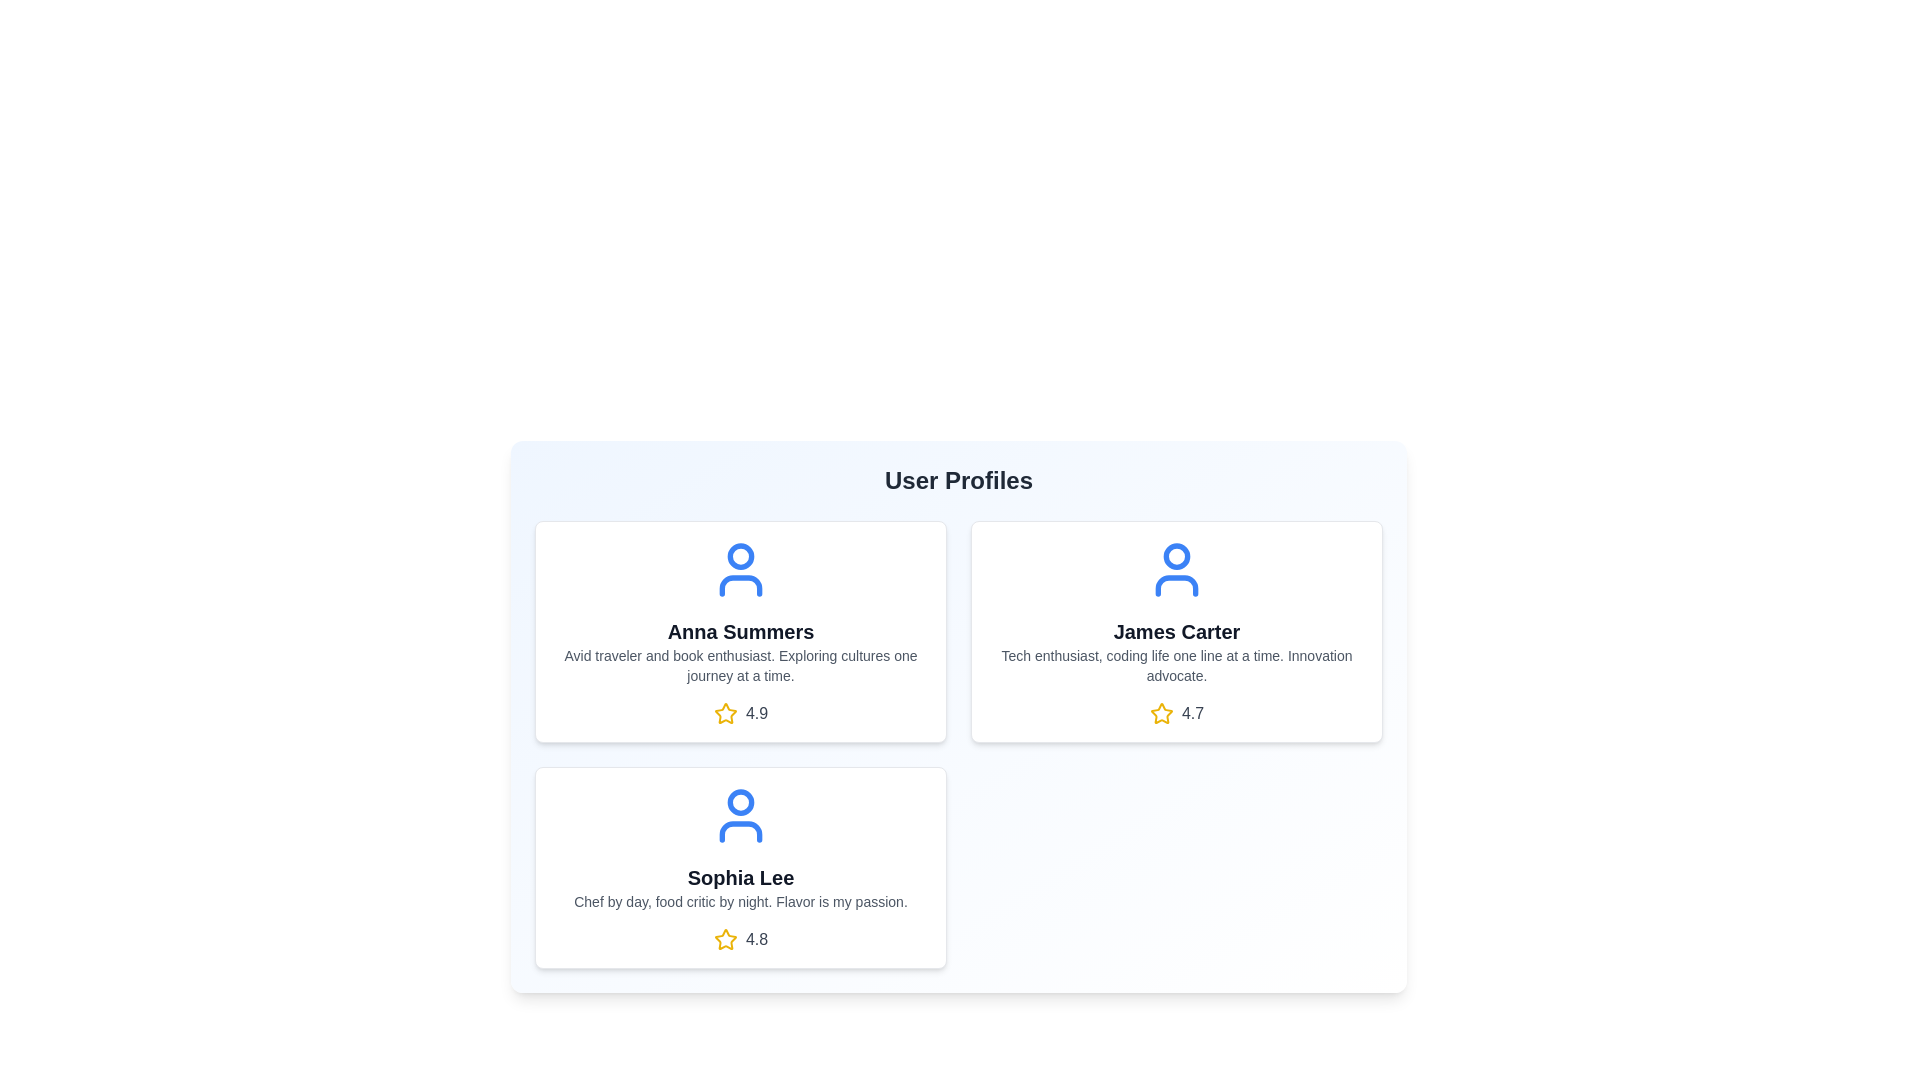  Describe the element at coordinates (739, 666) in the screenshot. I see `the bio text of the user card for Anna Summers` at that location.